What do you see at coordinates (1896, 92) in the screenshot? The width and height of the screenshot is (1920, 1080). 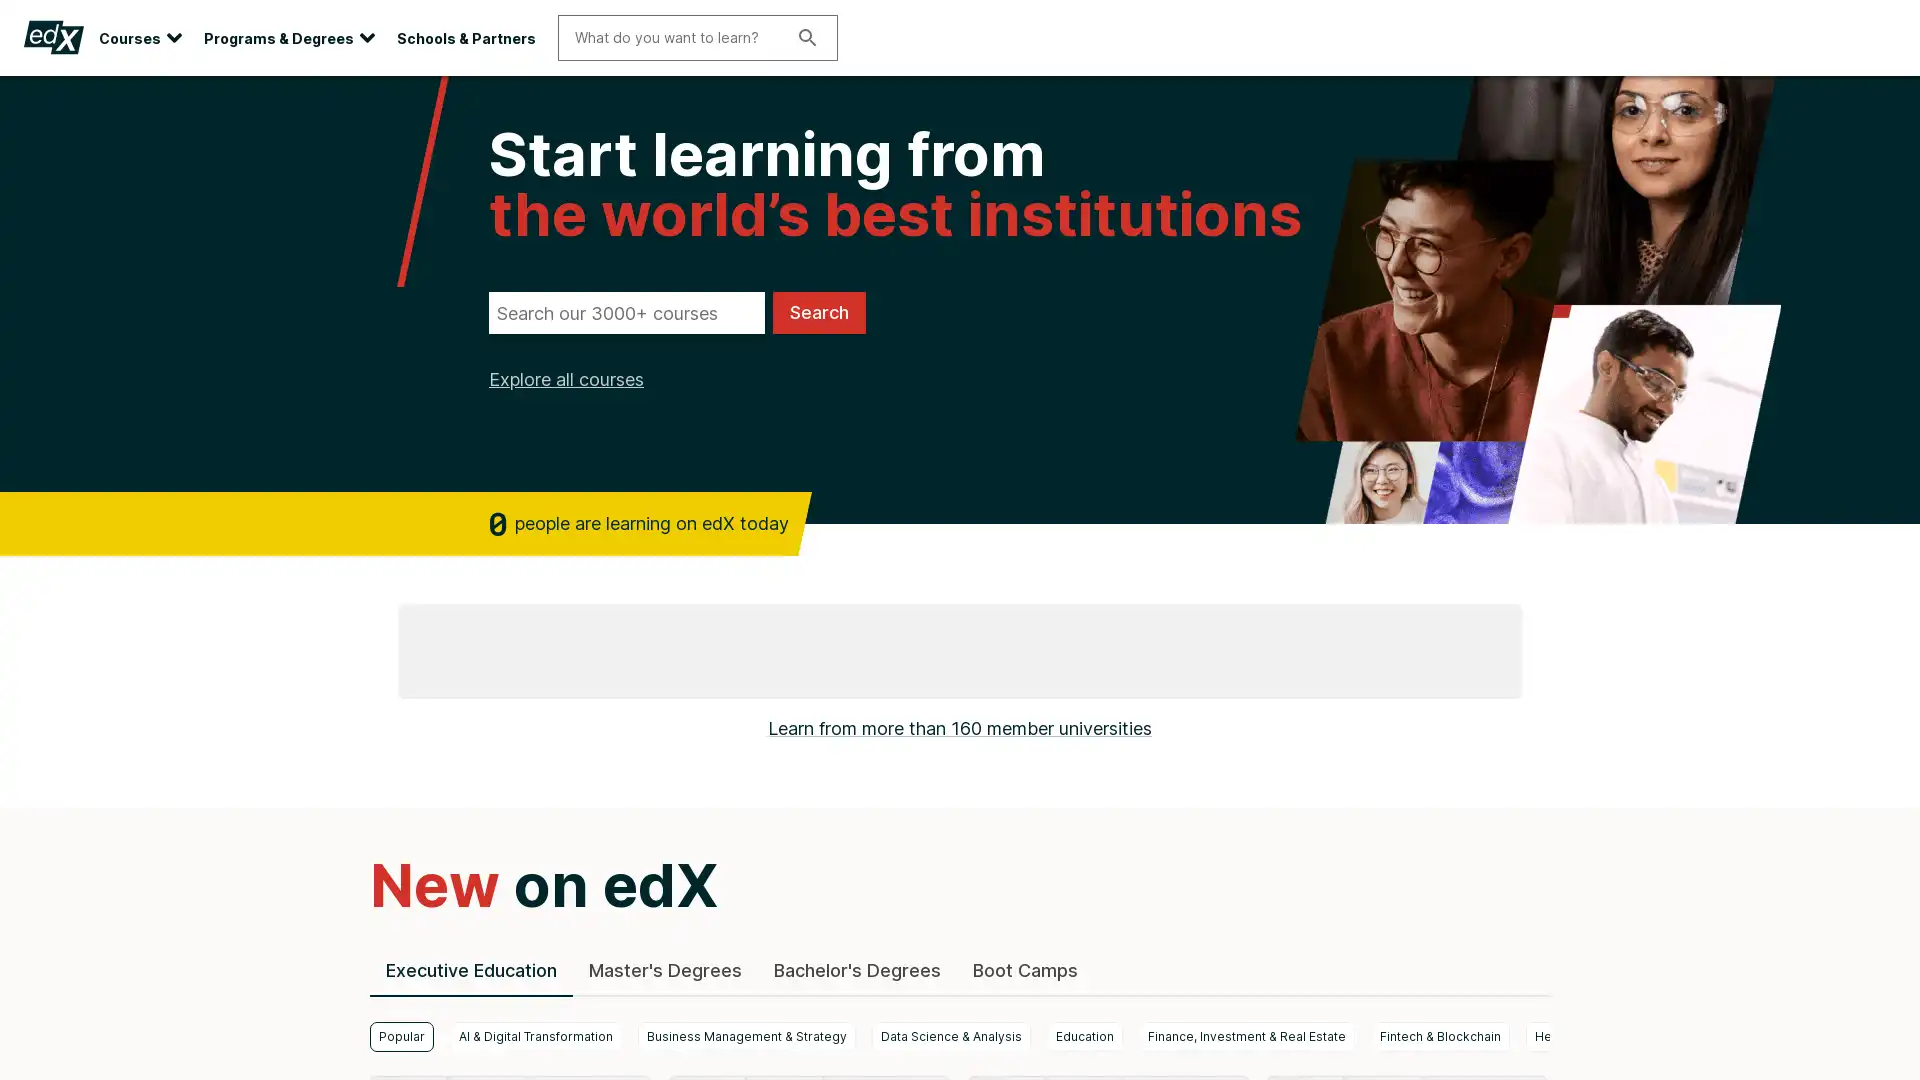 I see `Close site banner.` at bounding box center [1896, 92].